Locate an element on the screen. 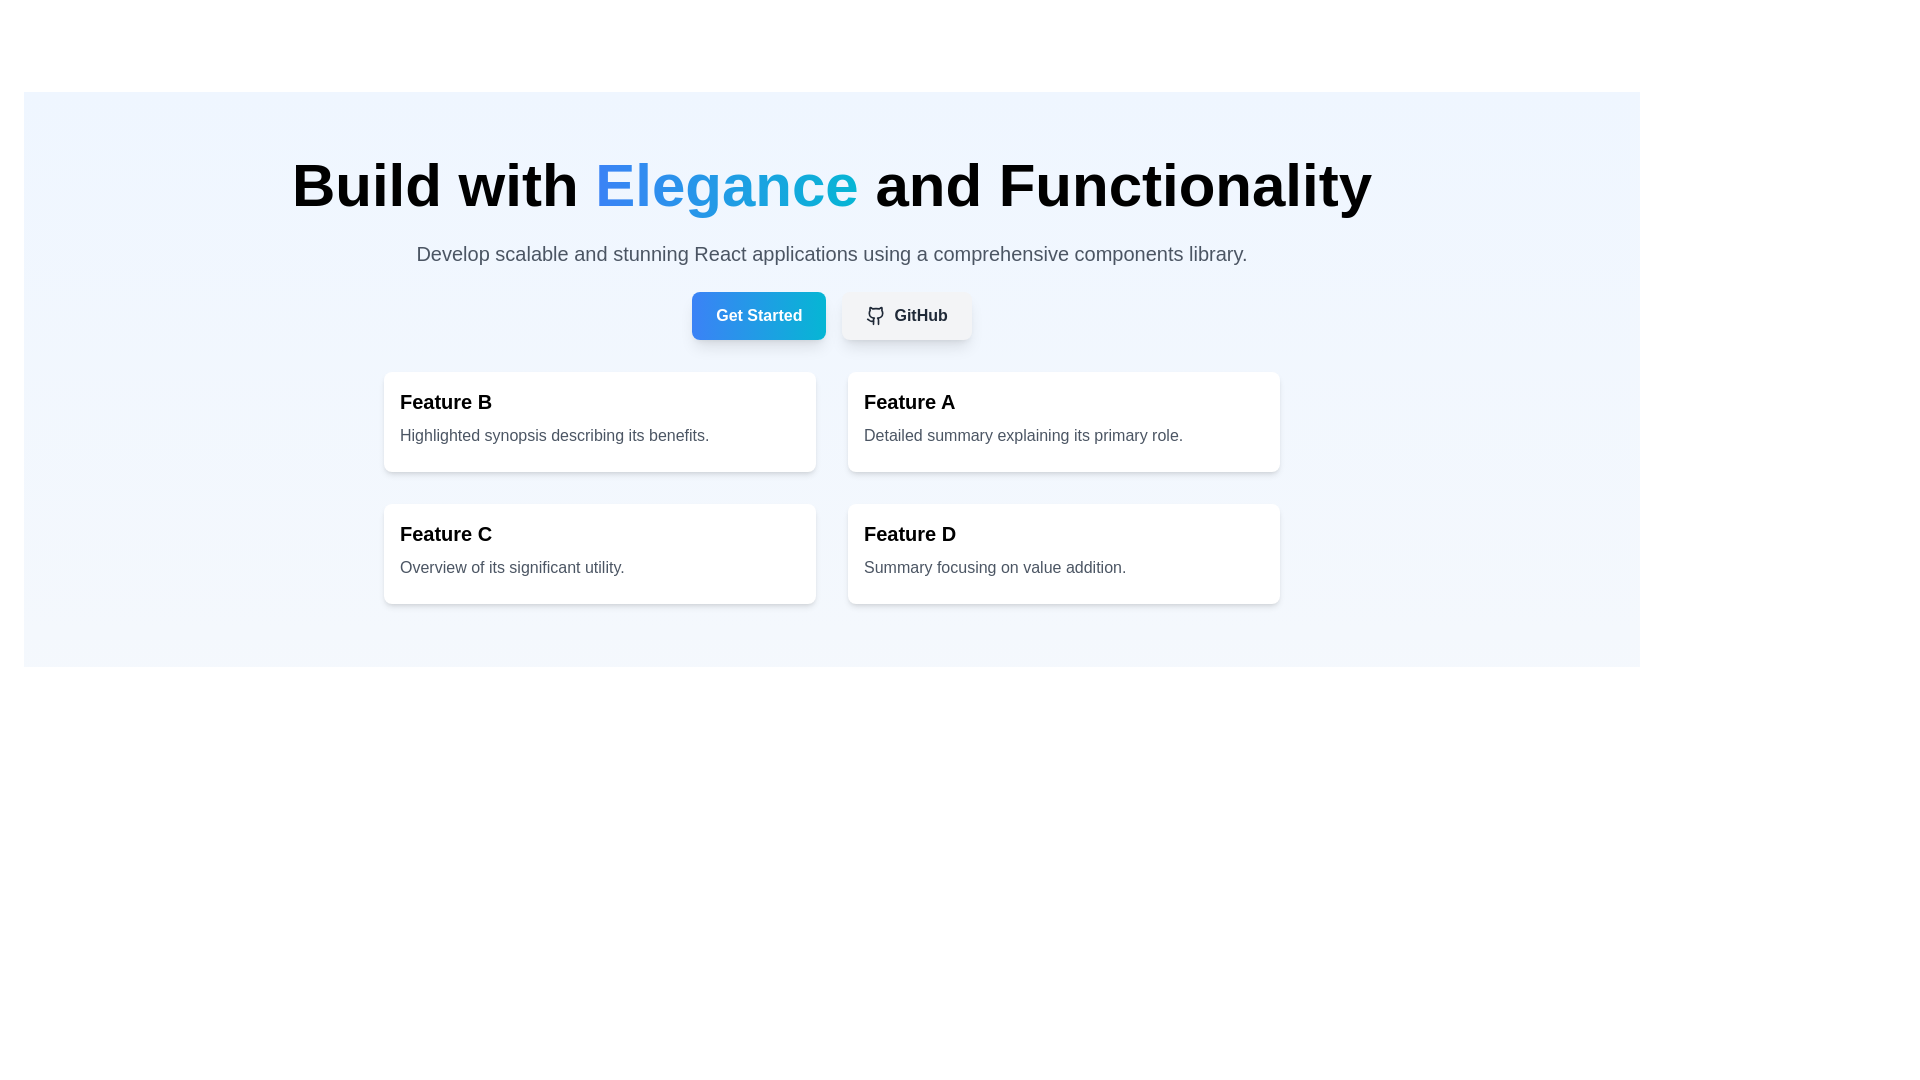  the Card that presents 'Feature A', which is the second card in a two-column grid layout, located in the first row, second column is located at coordinates (1063, 420).